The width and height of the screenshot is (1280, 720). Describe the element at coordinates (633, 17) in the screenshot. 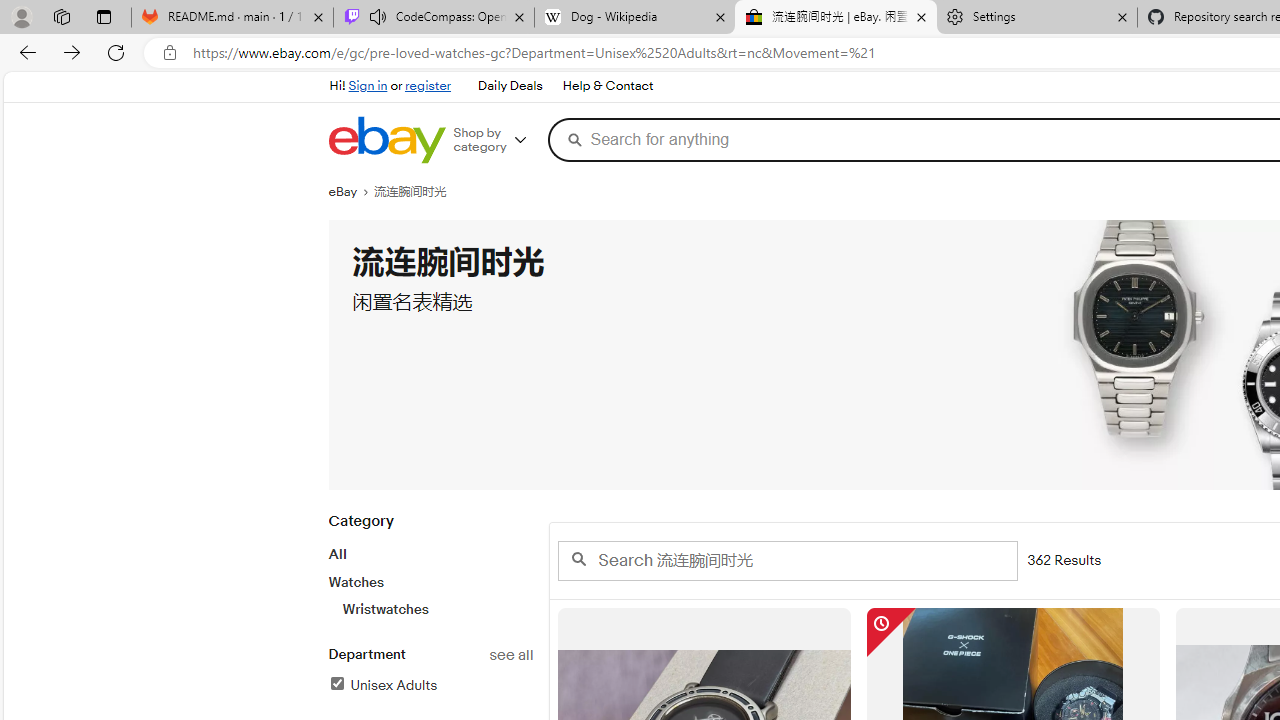

I see `'Dog - Wikipedia'` at that location.